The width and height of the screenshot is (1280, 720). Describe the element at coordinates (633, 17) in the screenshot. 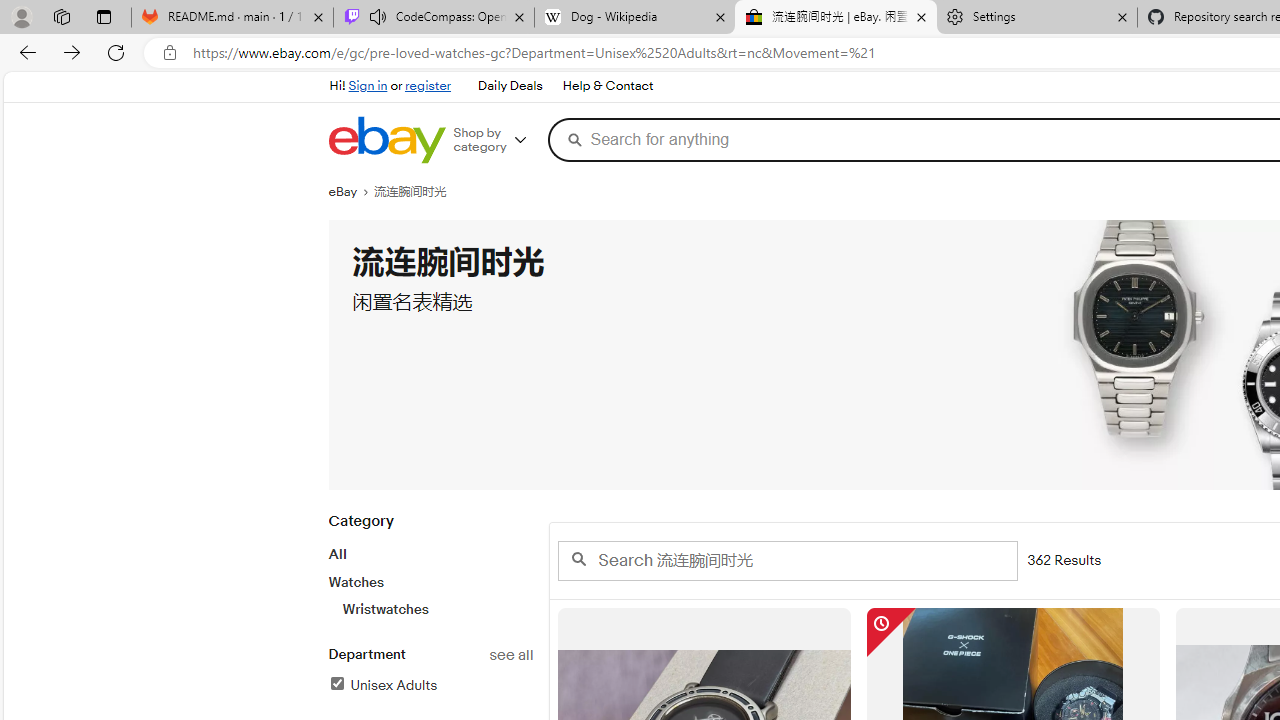

I see `'Dog - Wikipedia'` at that location.